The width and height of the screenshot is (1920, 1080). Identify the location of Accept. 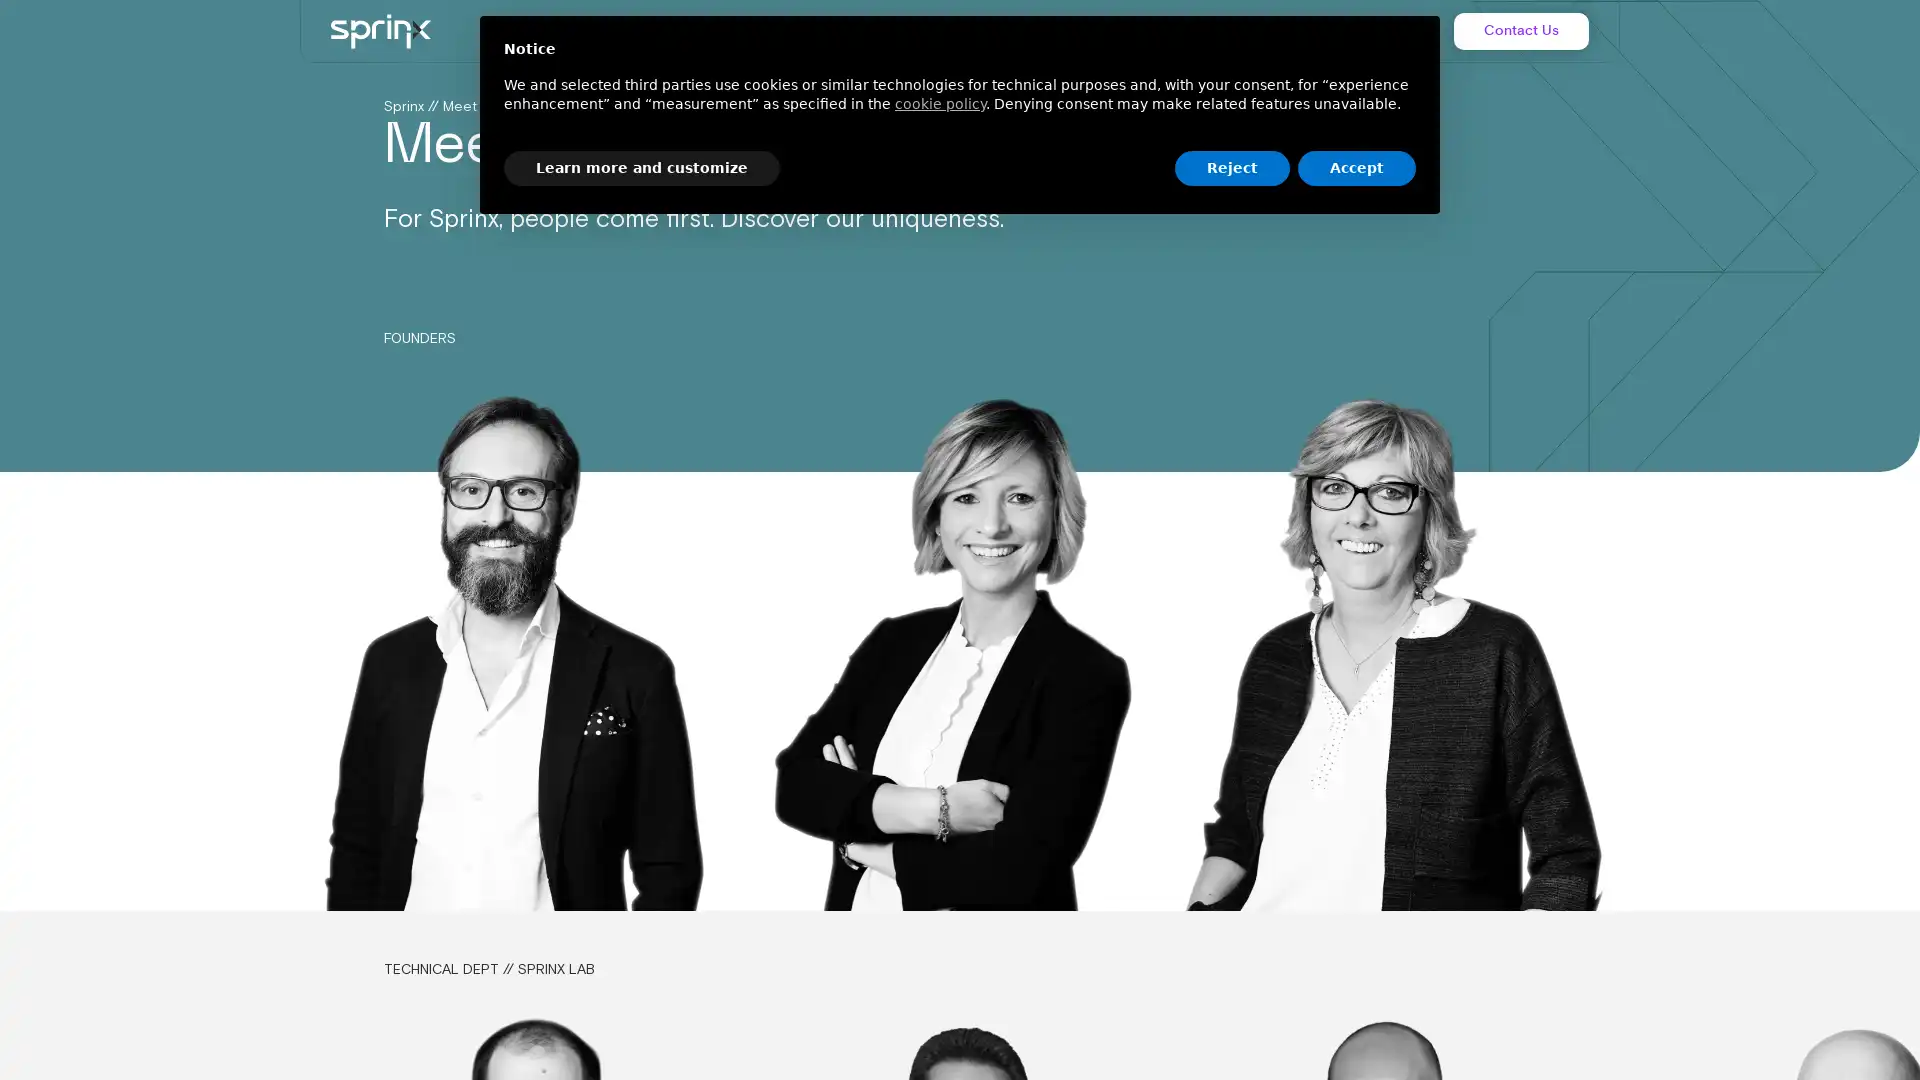
(1357, 167).